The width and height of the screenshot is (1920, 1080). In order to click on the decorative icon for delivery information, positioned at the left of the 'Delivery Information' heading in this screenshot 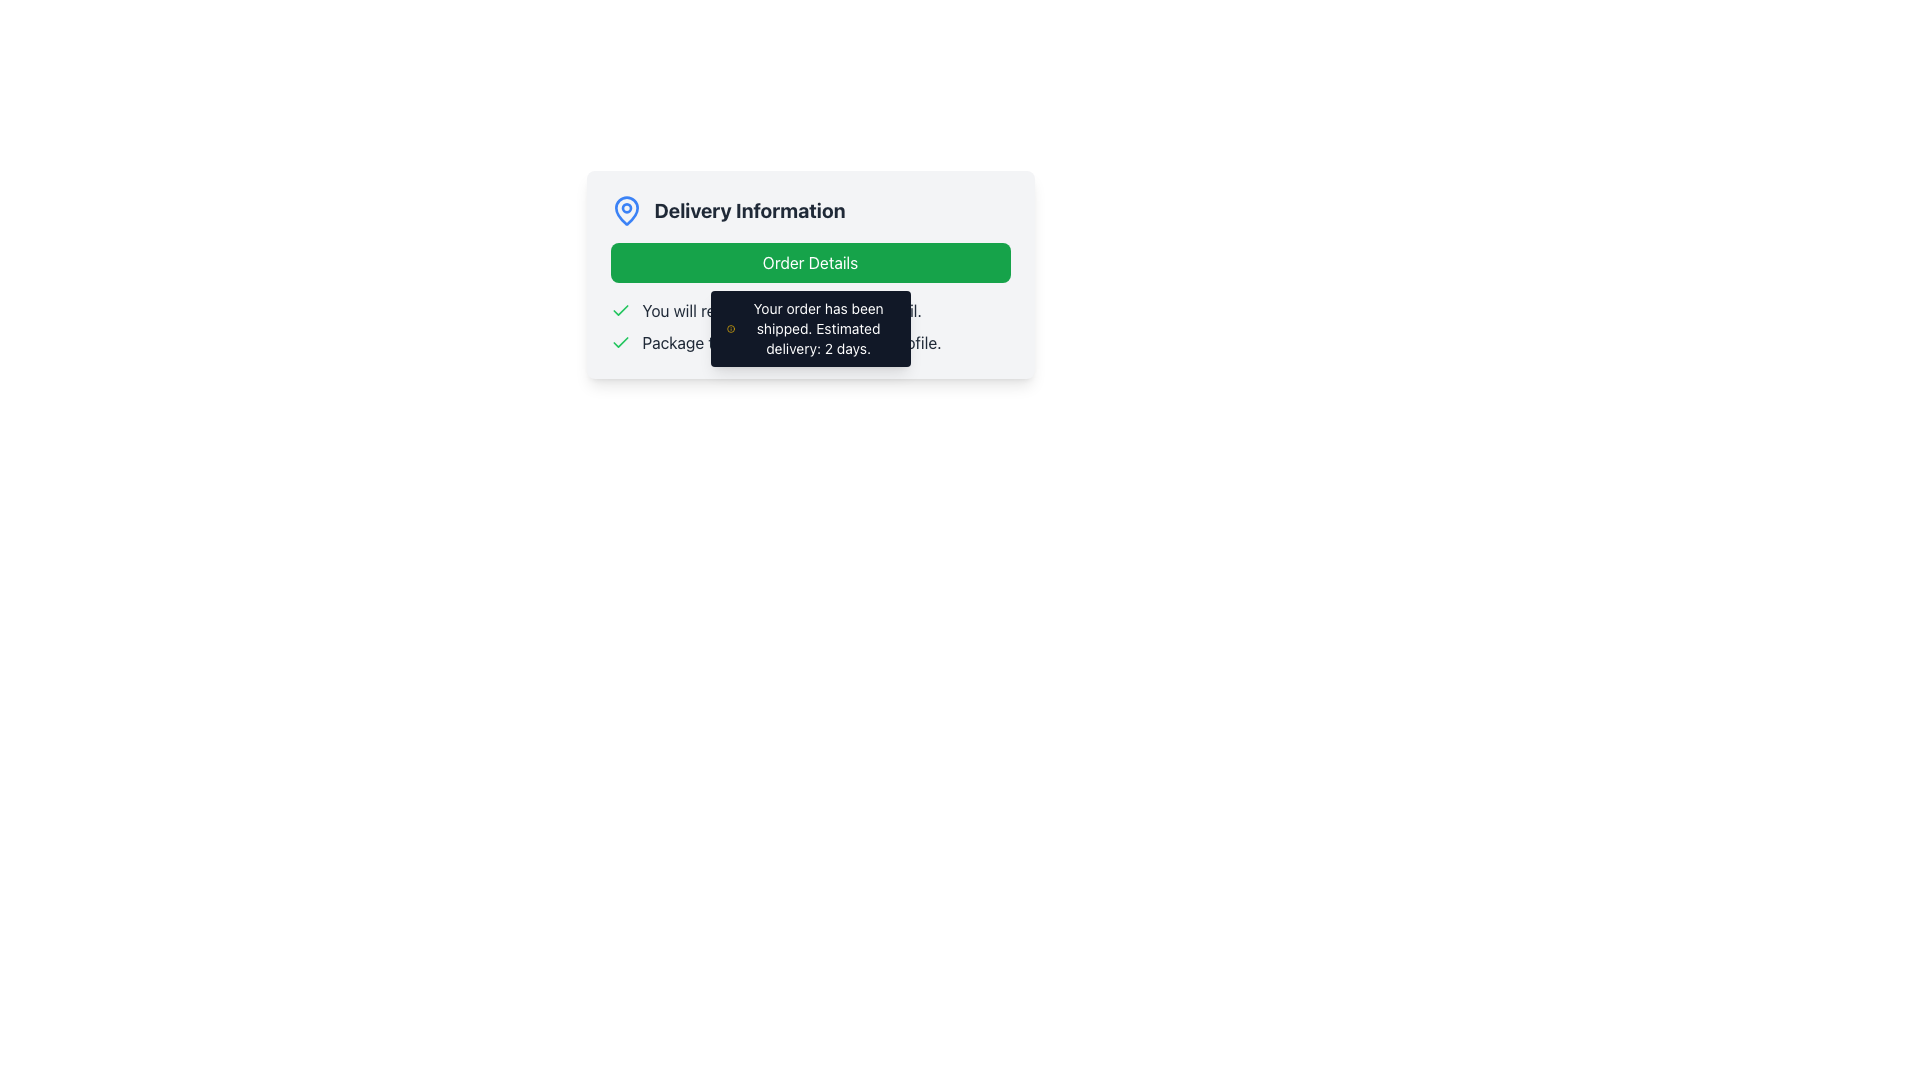, I will do `click(625, 211)`.